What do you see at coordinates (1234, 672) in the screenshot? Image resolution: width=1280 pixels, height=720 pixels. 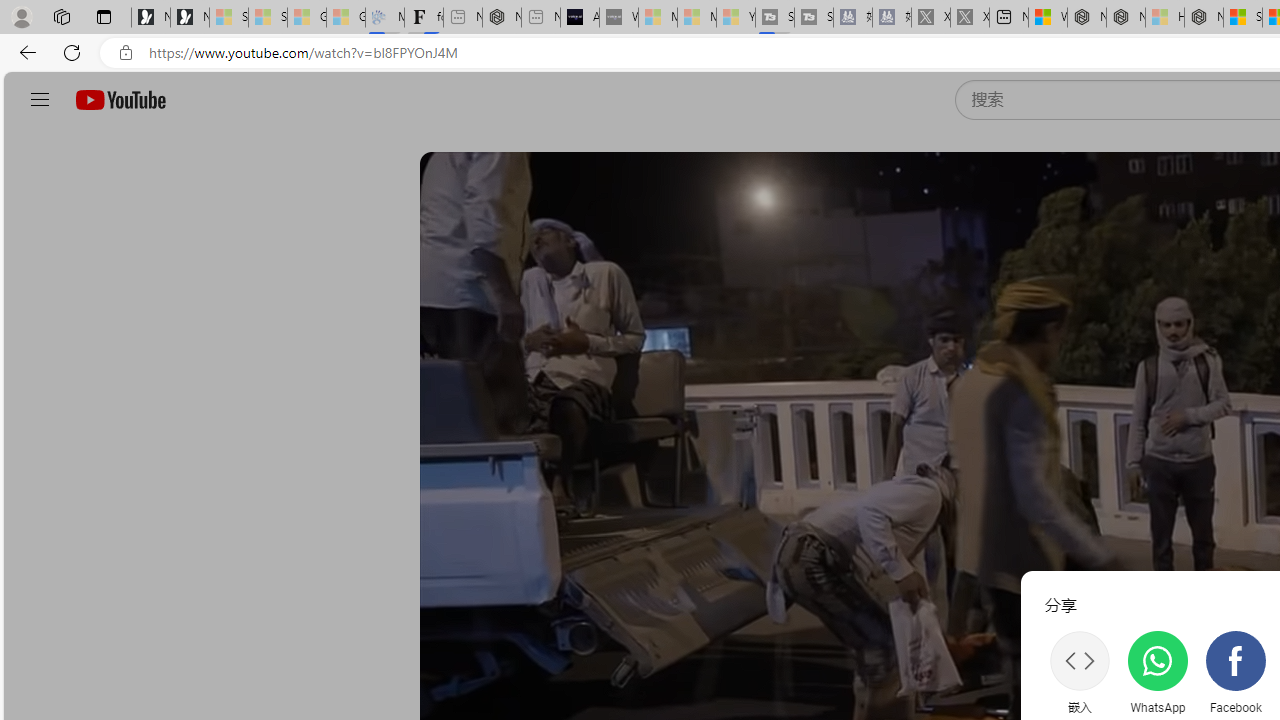 I see `'Facebook'` at bounding box center [1234, 672].